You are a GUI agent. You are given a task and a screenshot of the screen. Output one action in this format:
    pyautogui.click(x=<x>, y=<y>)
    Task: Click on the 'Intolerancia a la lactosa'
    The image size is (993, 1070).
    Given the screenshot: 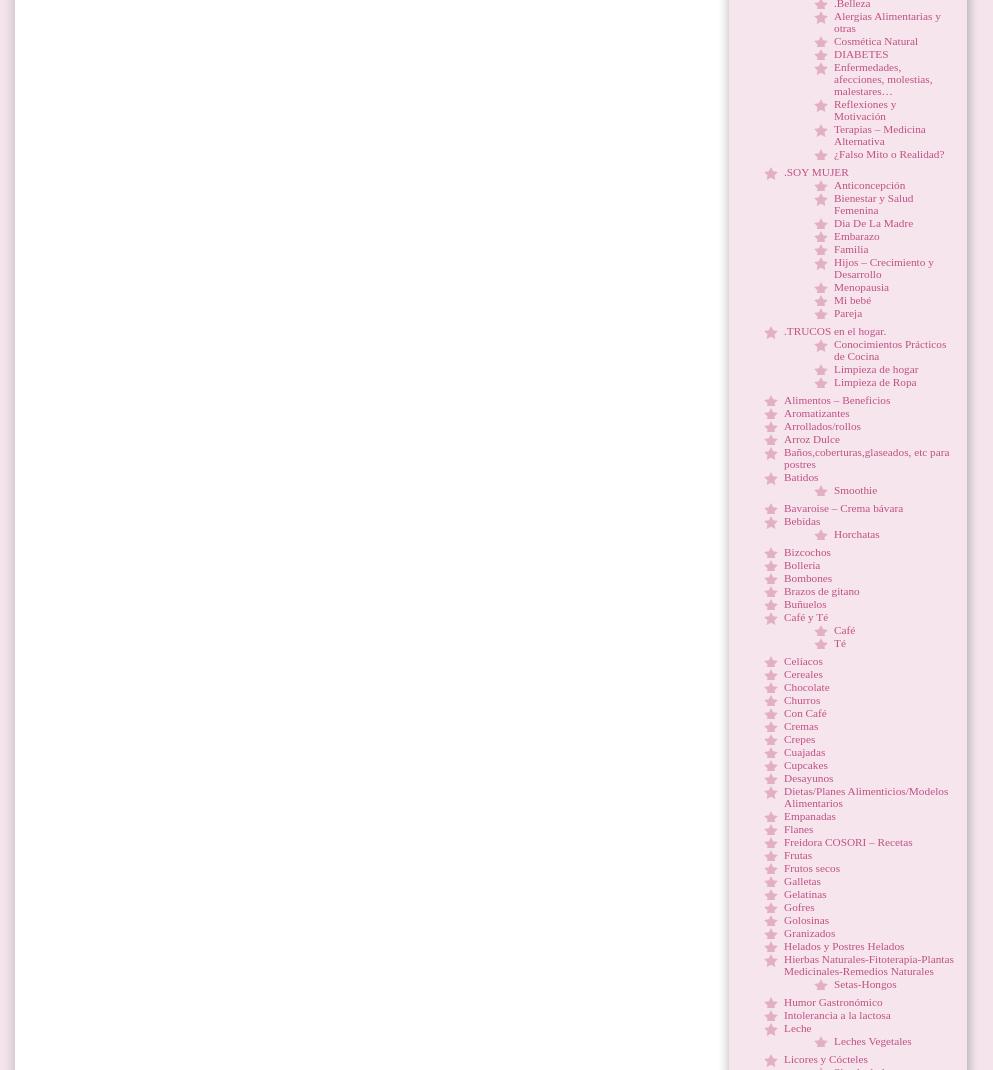 What is the action you would take?
    pyautogui.click(x=836, y=1015)
    